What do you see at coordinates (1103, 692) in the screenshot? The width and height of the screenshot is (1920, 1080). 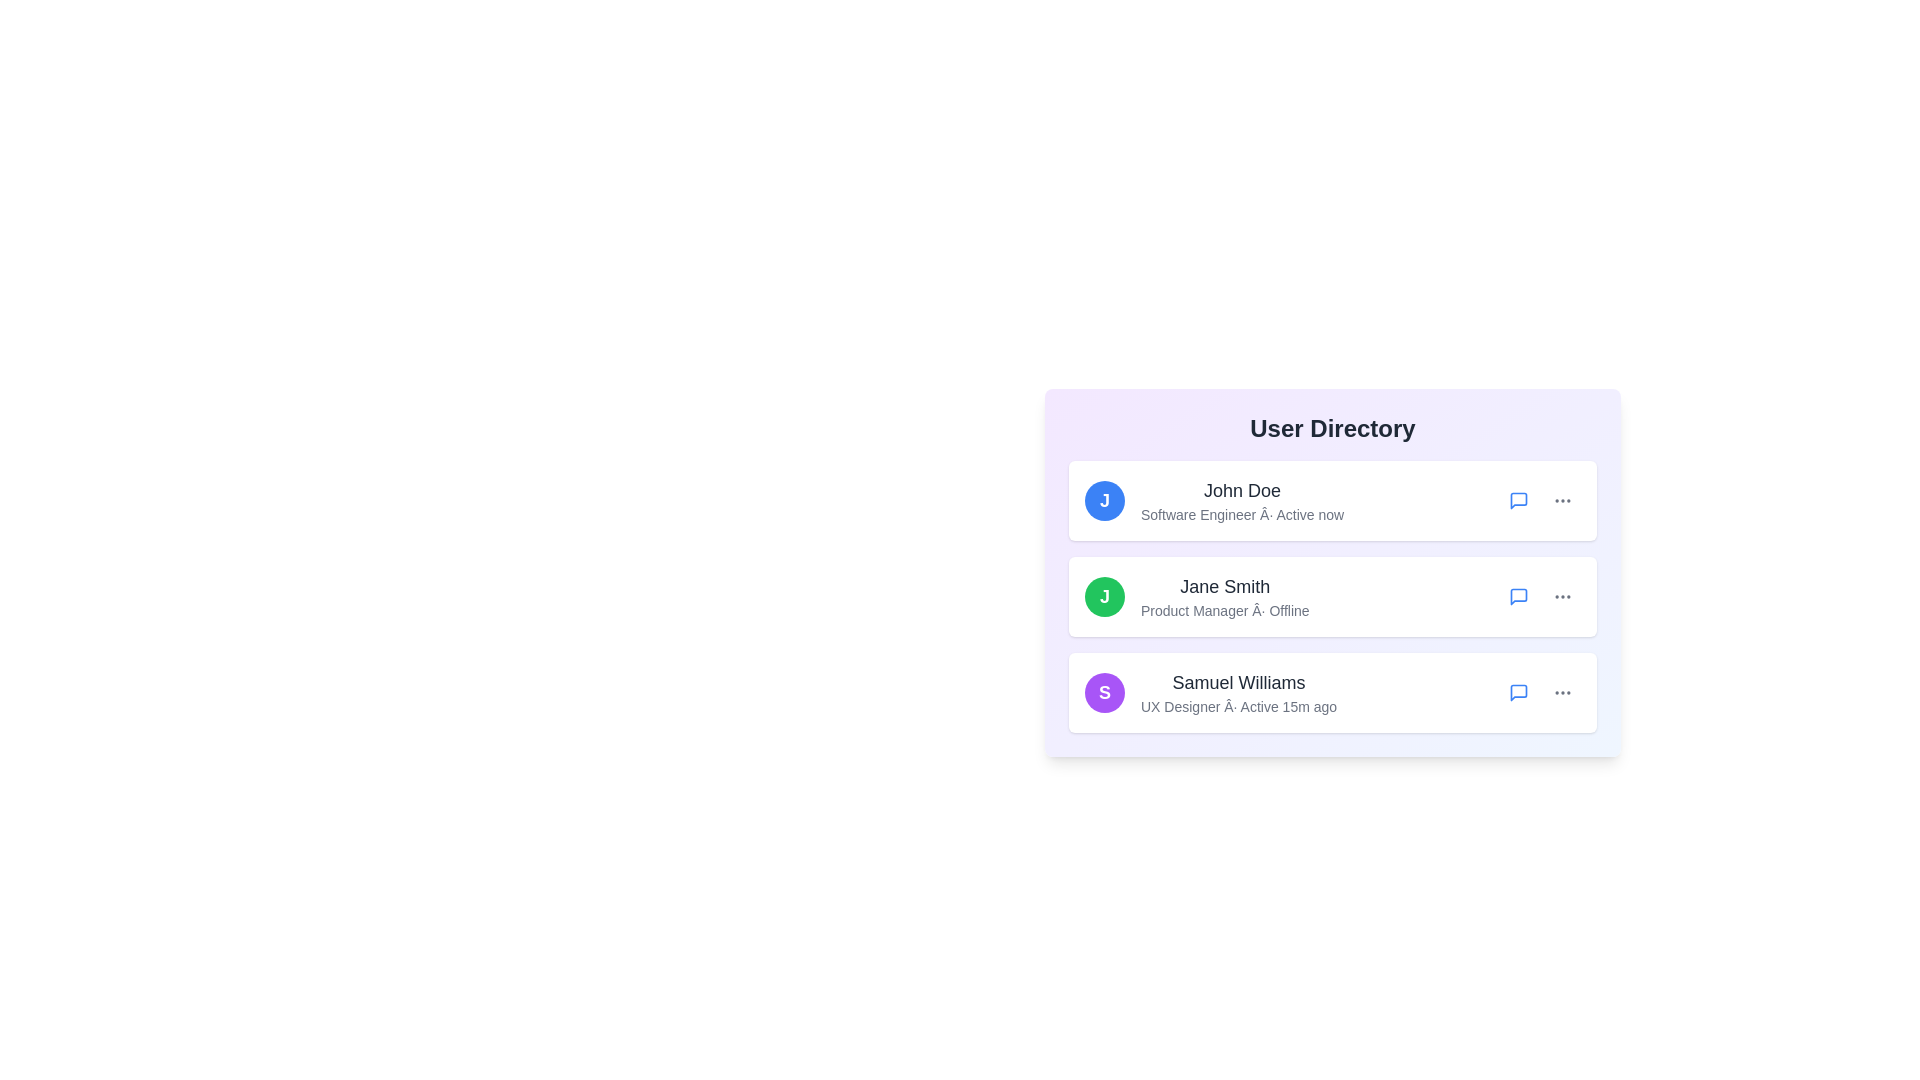 I see `the avatar of Samuel Williams` at bounding box center [1103, 692].